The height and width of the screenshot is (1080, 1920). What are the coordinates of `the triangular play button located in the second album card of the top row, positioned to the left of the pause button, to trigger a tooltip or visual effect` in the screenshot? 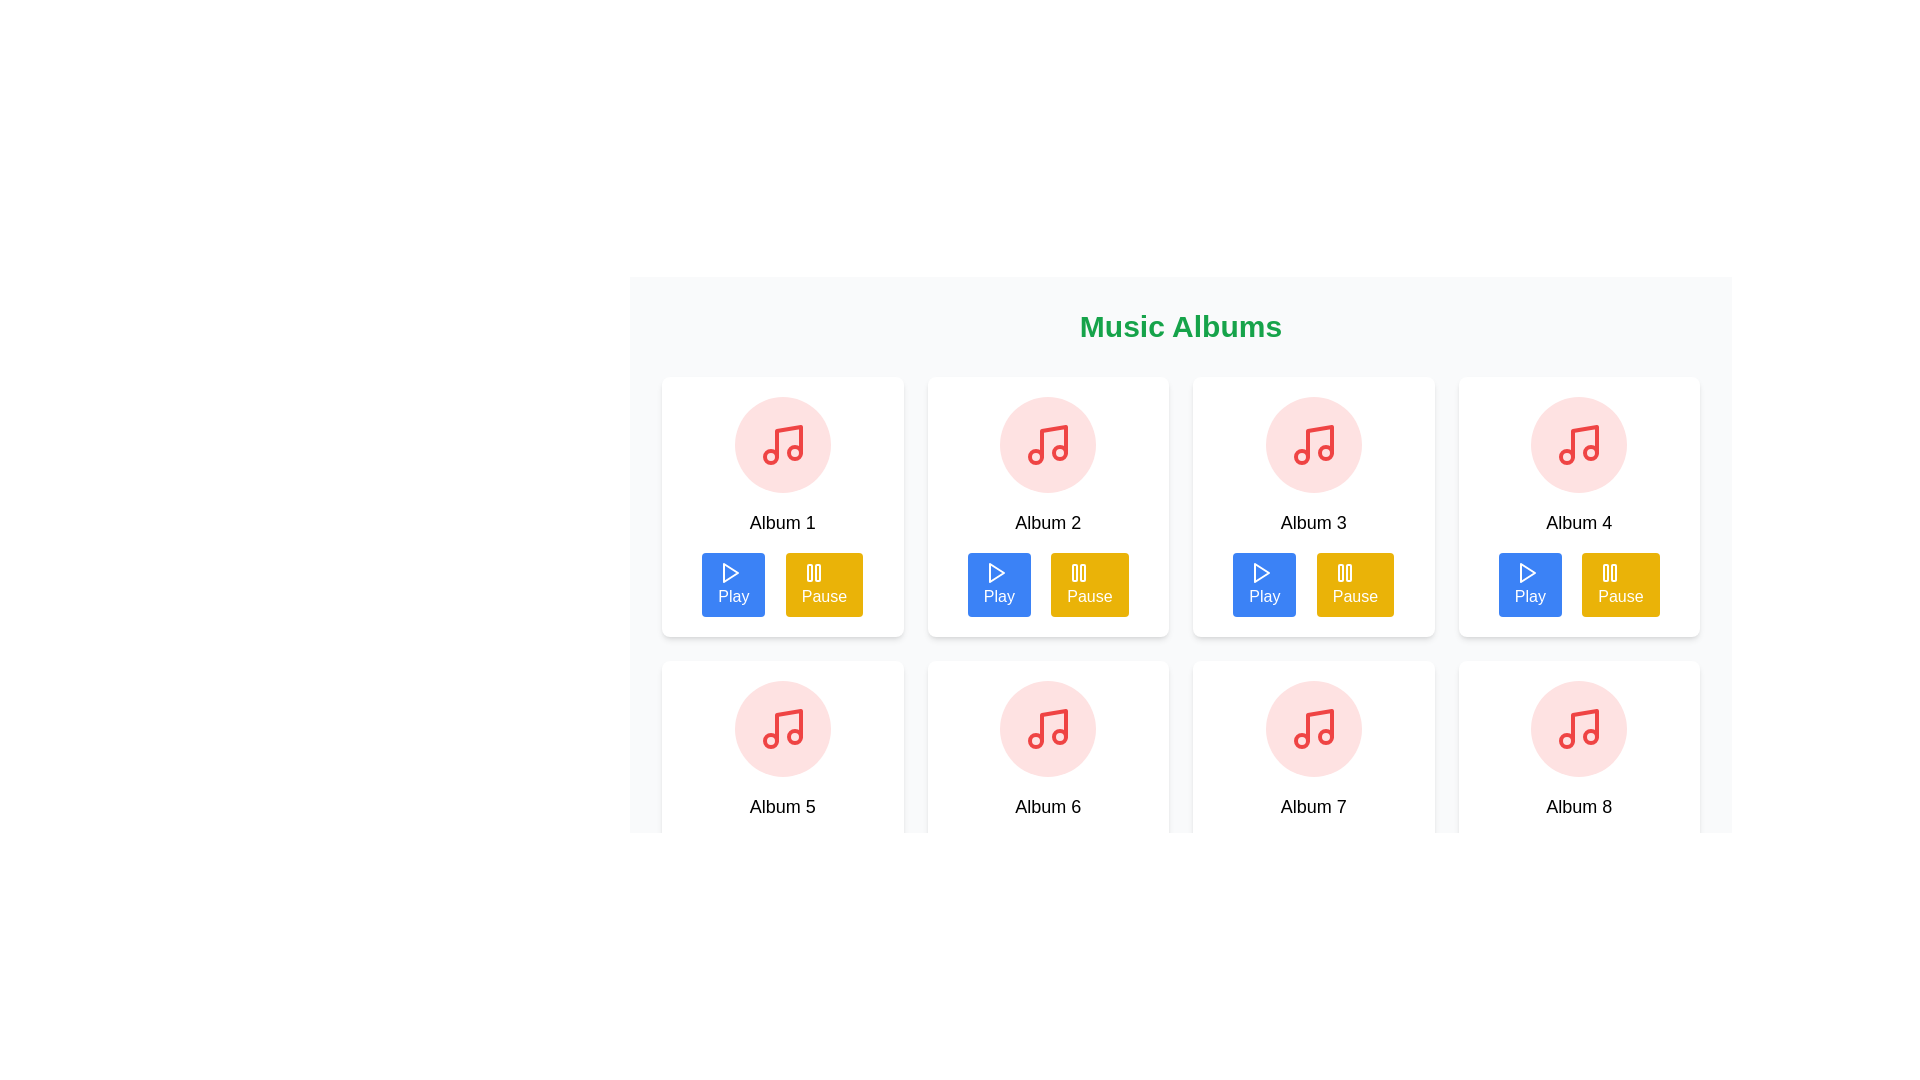 It's located at (996, 573).